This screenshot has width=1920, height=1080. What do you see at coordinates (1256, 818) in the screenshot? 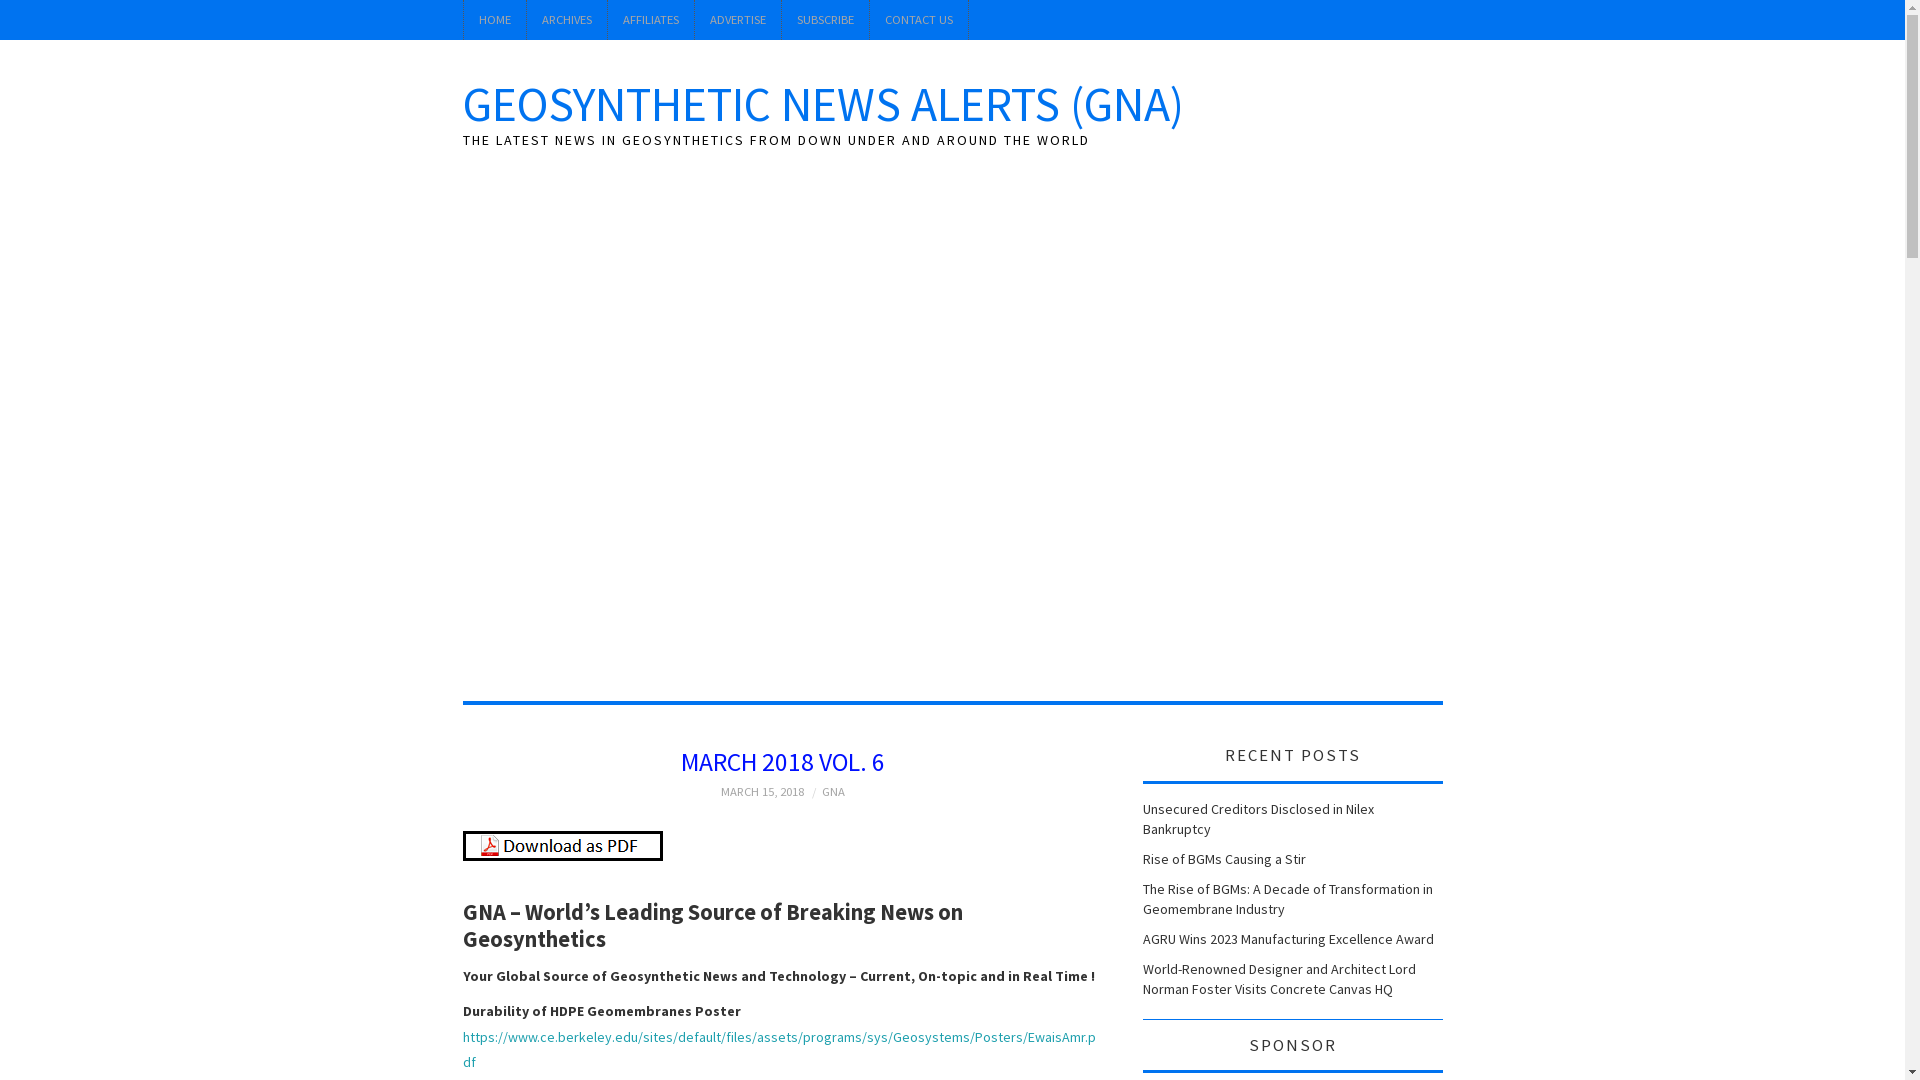
I see `'Unsecured Creditors Disclosed in Nilex Bankruptcy'` at bounding box center [1256, 818].